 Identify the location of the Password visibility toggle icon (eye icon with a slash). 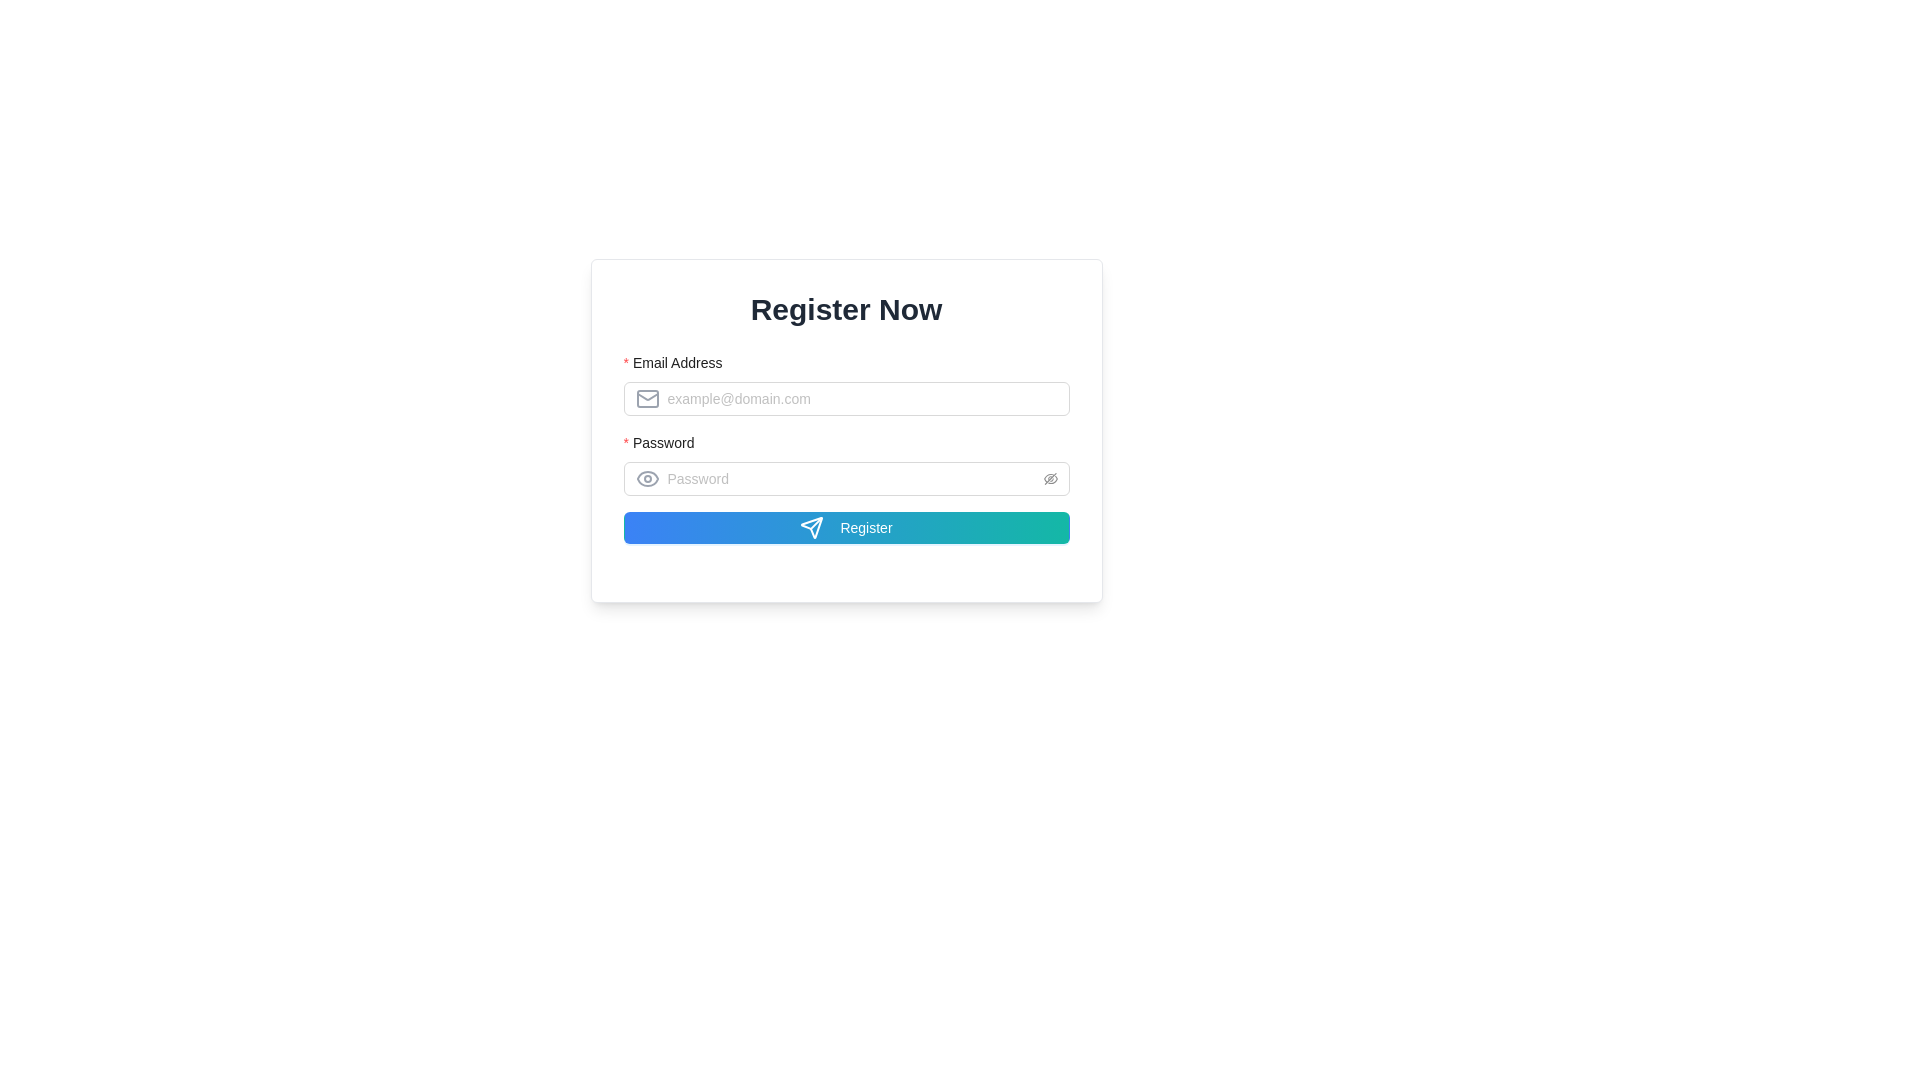
(1049, 478).